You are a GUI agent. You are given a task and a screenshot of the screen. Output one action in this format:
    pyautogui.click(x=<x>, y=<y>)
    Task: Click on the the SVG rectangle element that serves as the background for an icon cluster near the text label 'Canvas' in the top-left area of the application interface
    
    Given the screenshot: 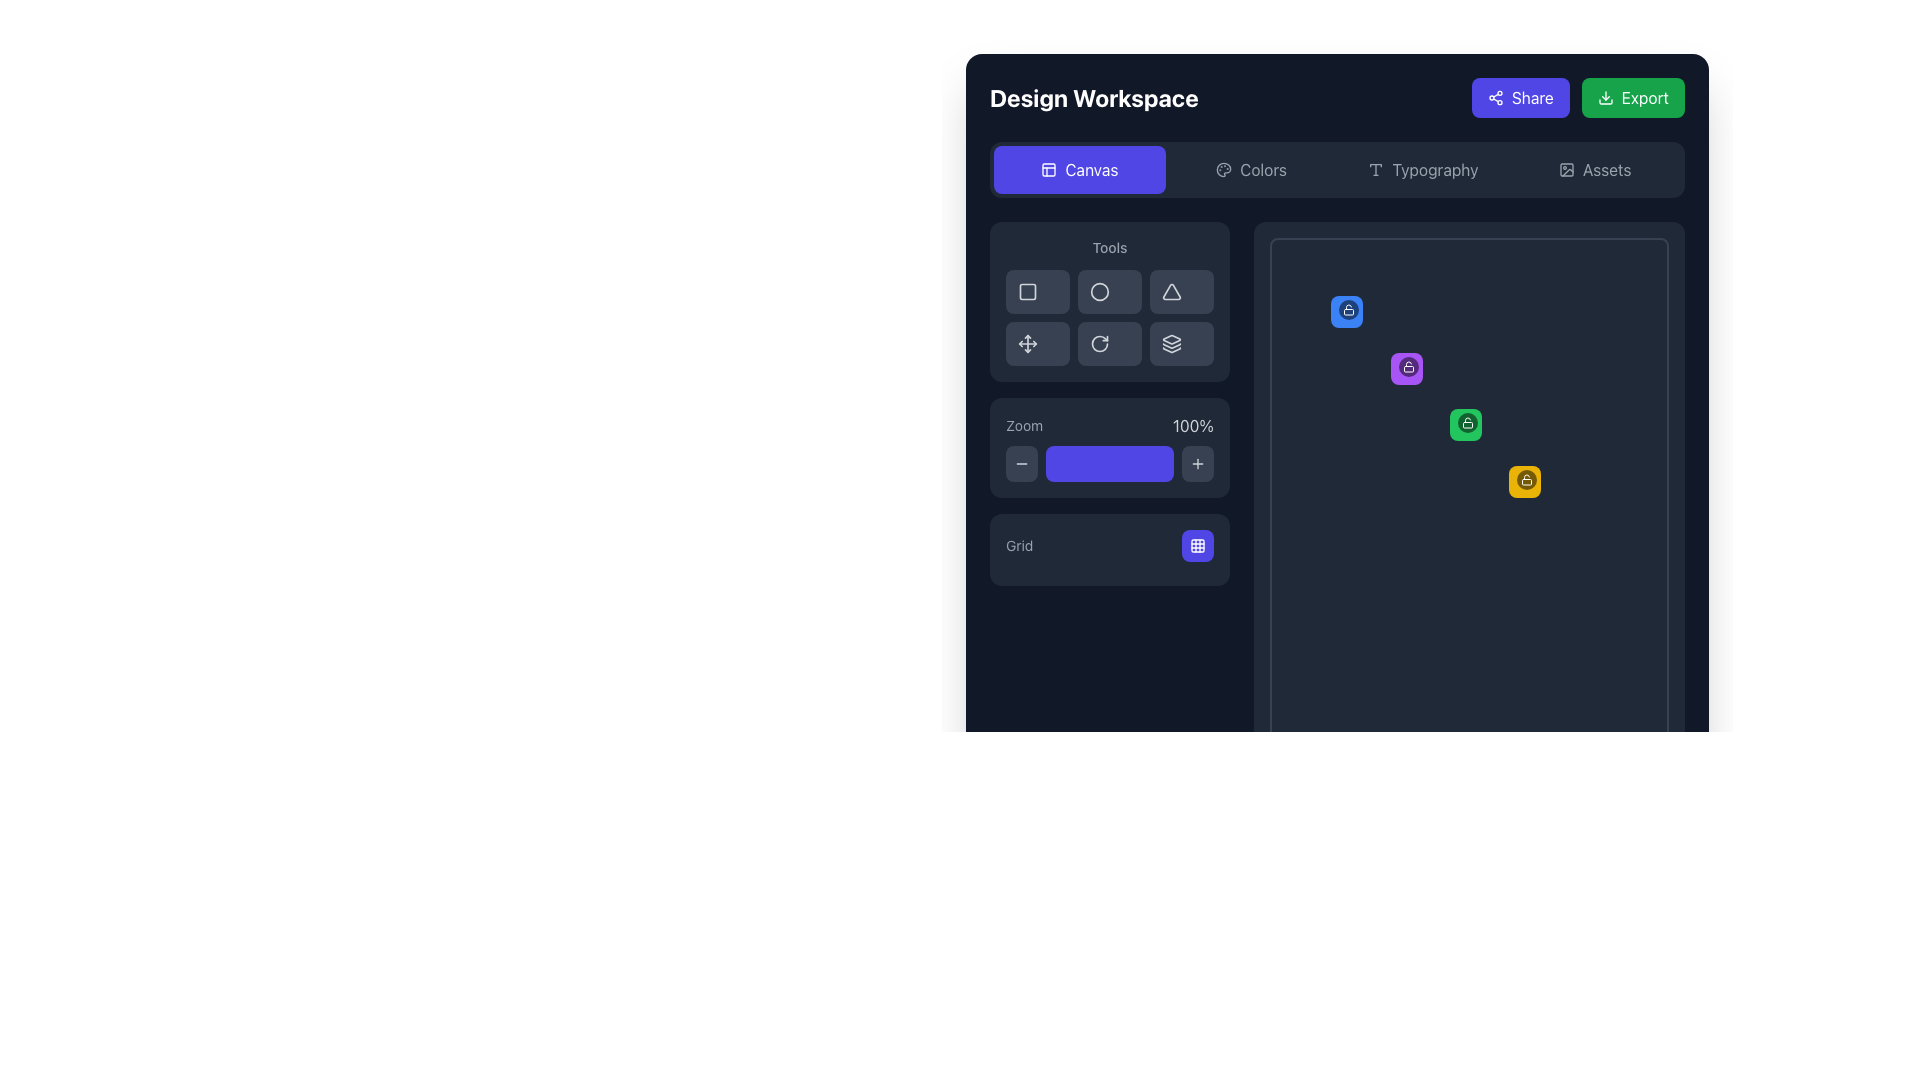 What is the action you would take?
    pyautogui.click(x=1048, y=168)
    